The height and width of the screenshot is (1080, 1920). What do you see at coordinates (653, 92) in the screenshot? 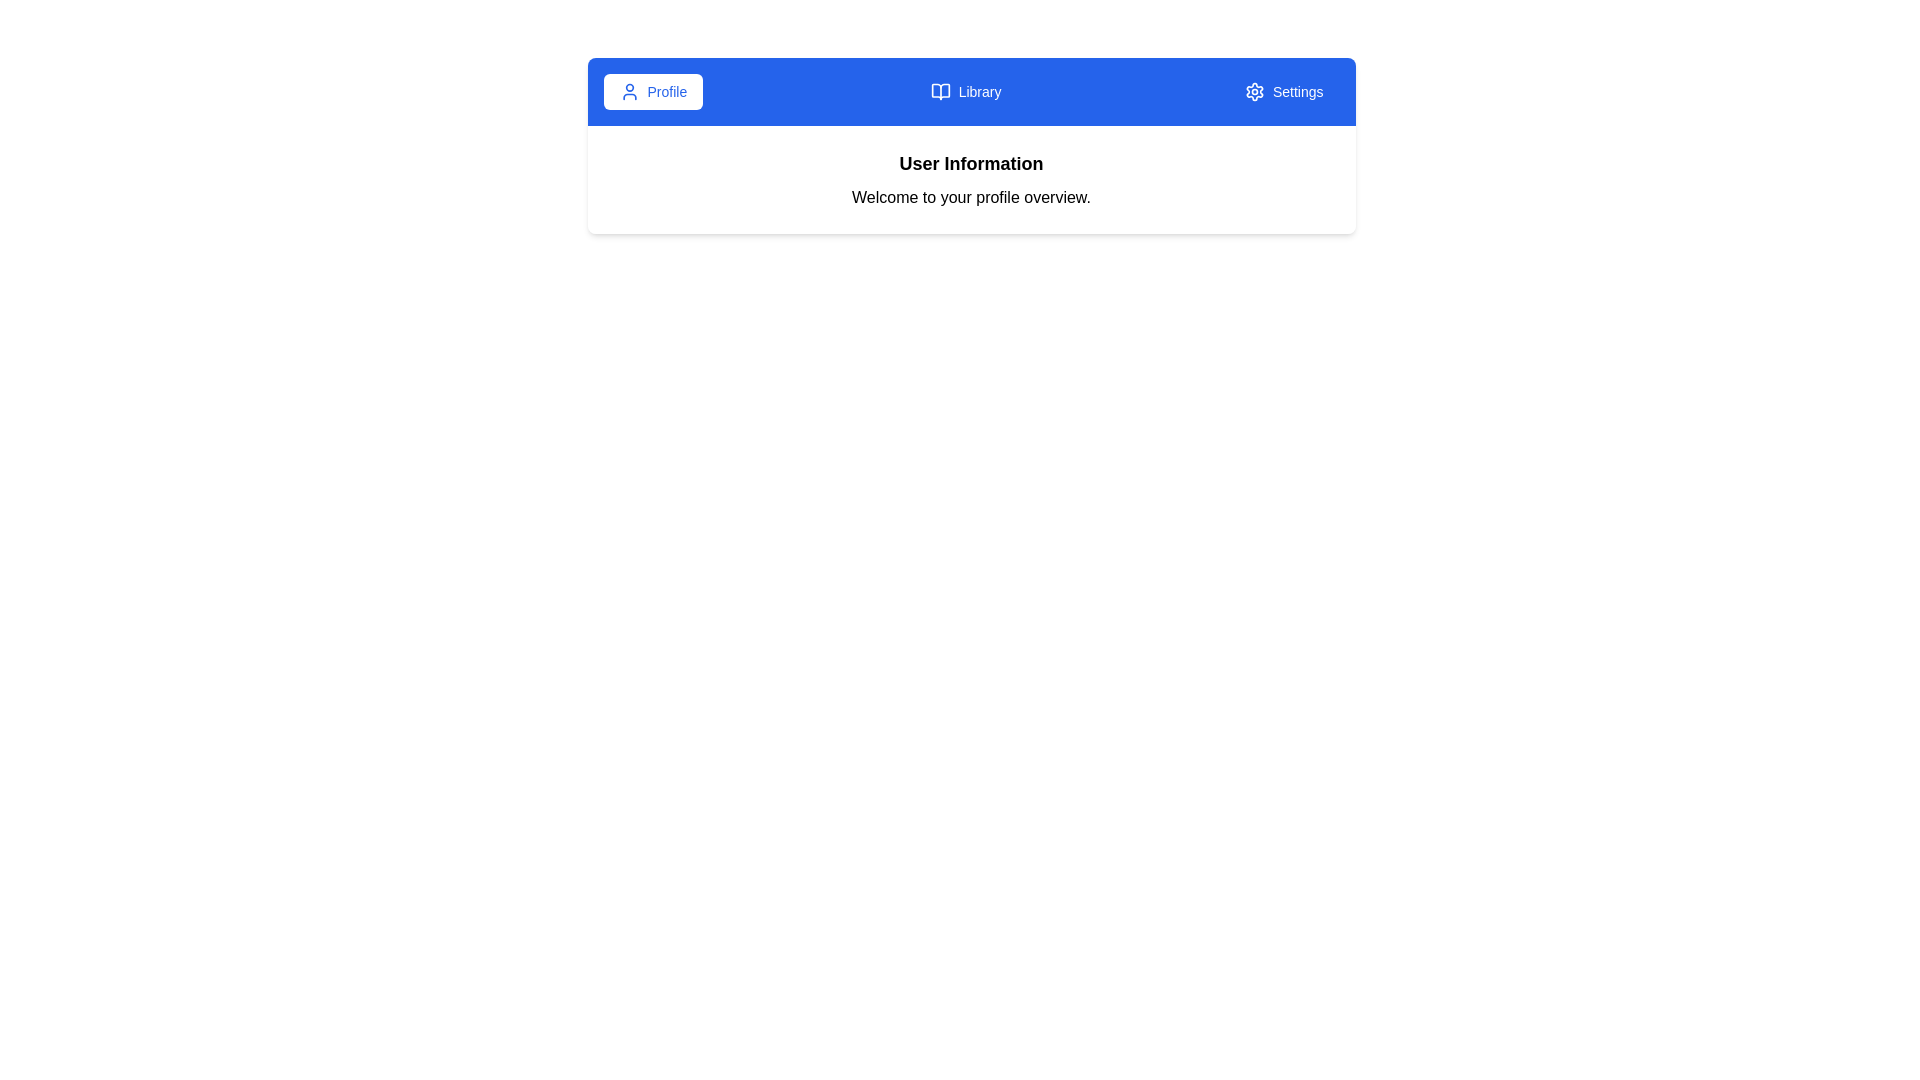
I see `the 'Profile' button, which has a white background, rounded borders, blue text, and a user silhouette icon` at bounding box center [653, 92].